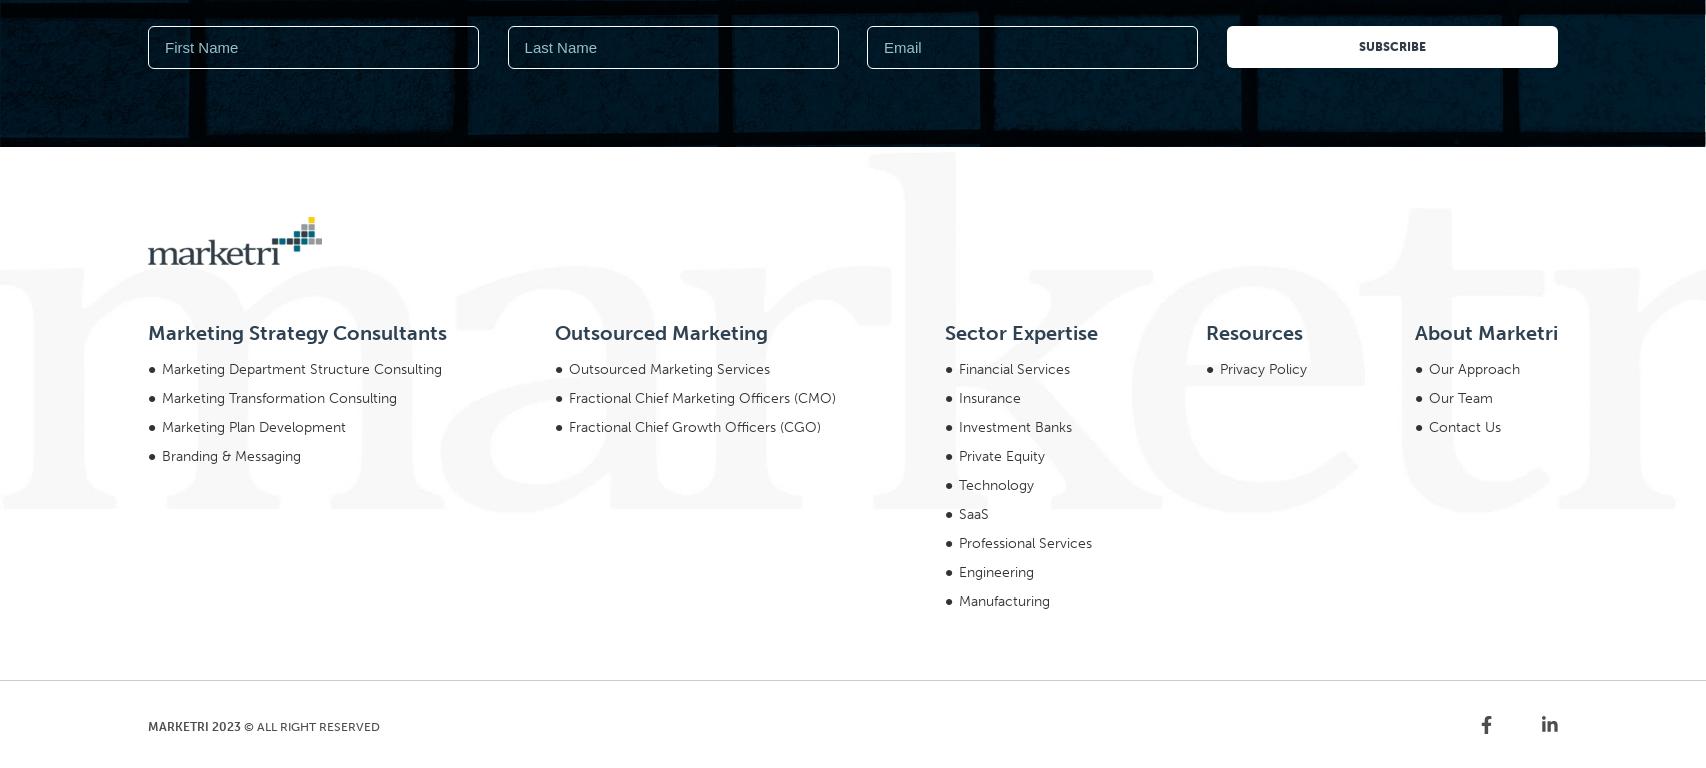  Describe the element at coordinates (1013, 95) in the screenshot. I see `'Financial Services'` at that location.